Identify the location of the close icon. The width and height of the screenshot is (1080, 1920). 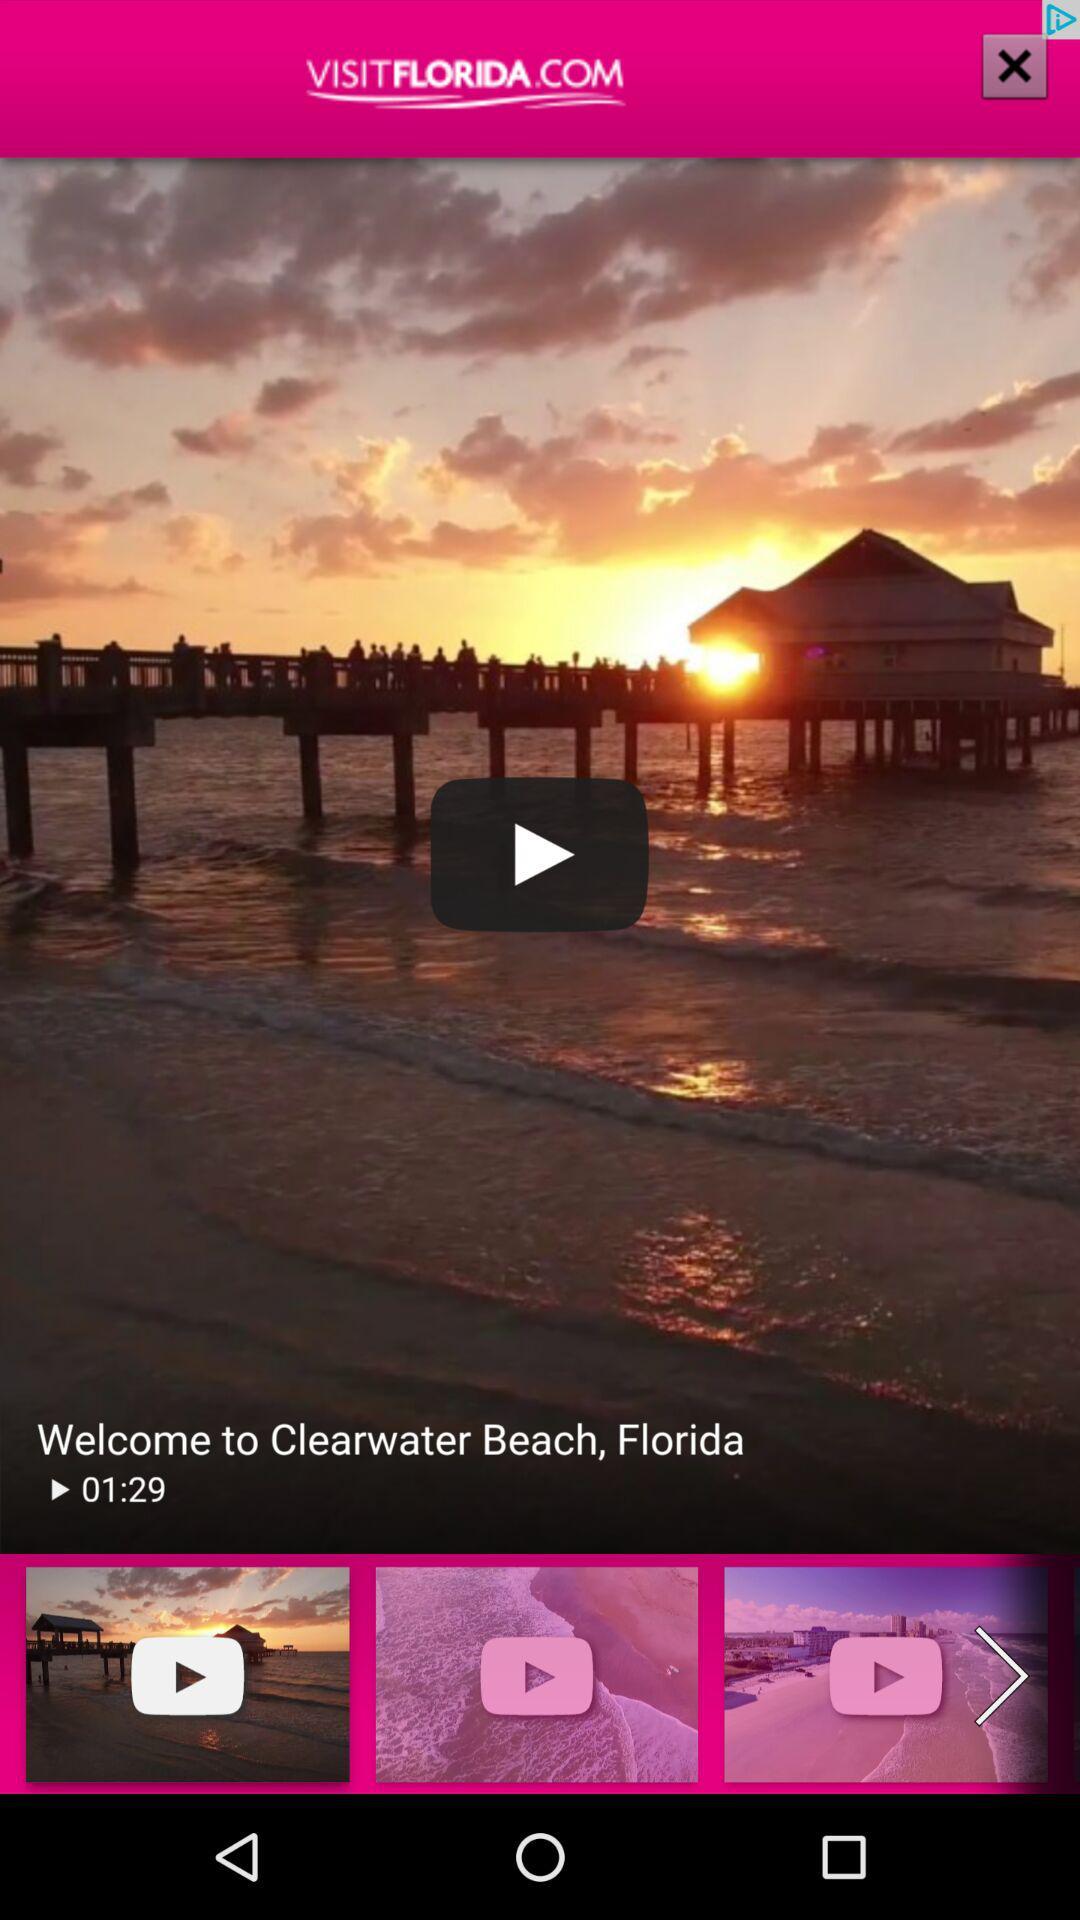
(1014, 70).